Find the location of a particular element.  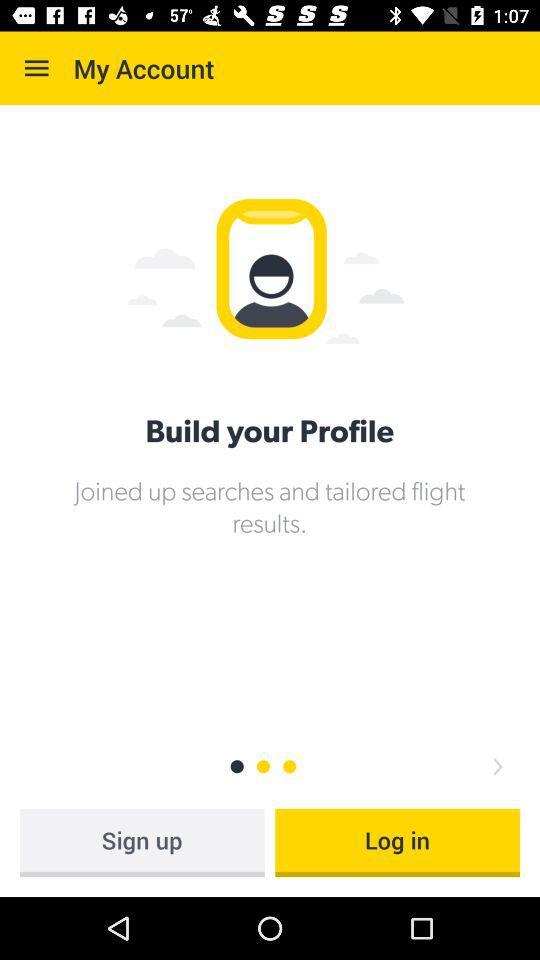

the sign up at the bottom left corner is located at coordinates (141, 841).